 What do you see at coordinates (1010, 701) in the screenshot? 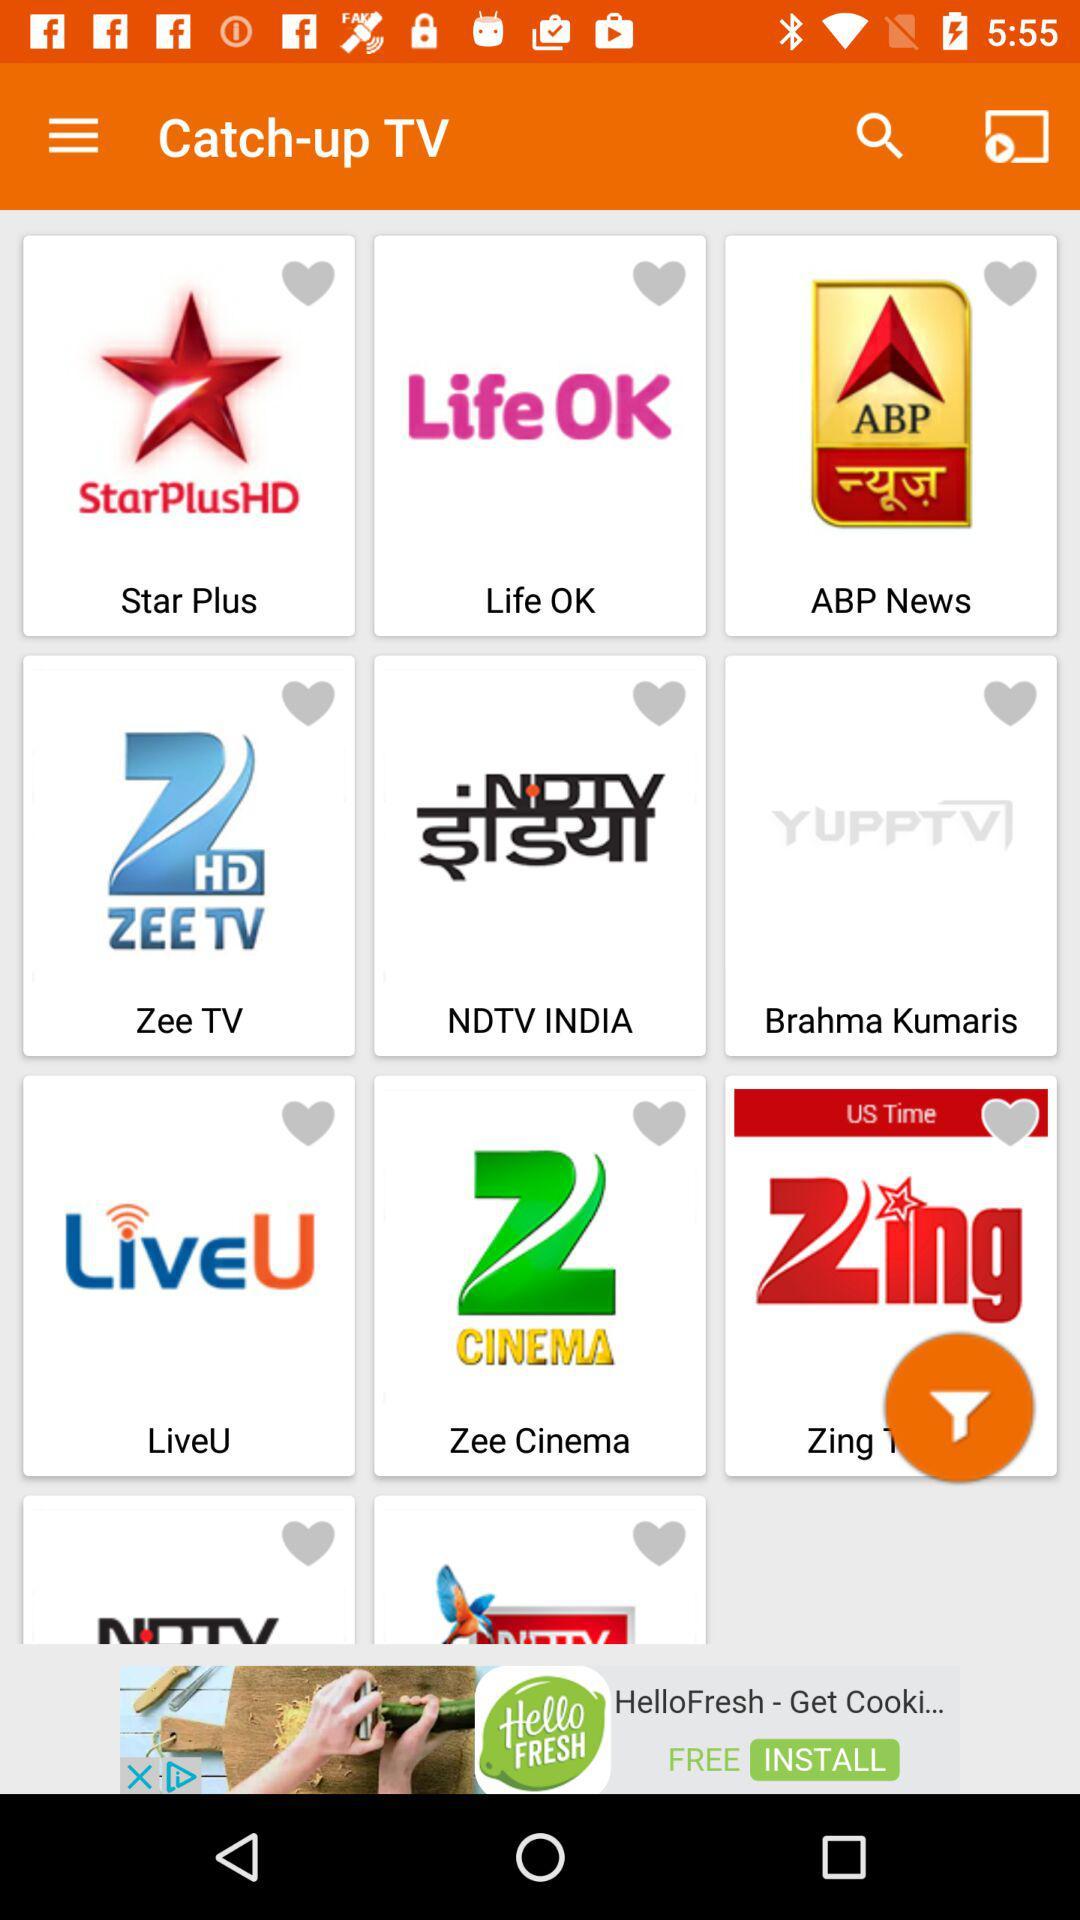
I see `favourite` at bounding box center [1010, 701].